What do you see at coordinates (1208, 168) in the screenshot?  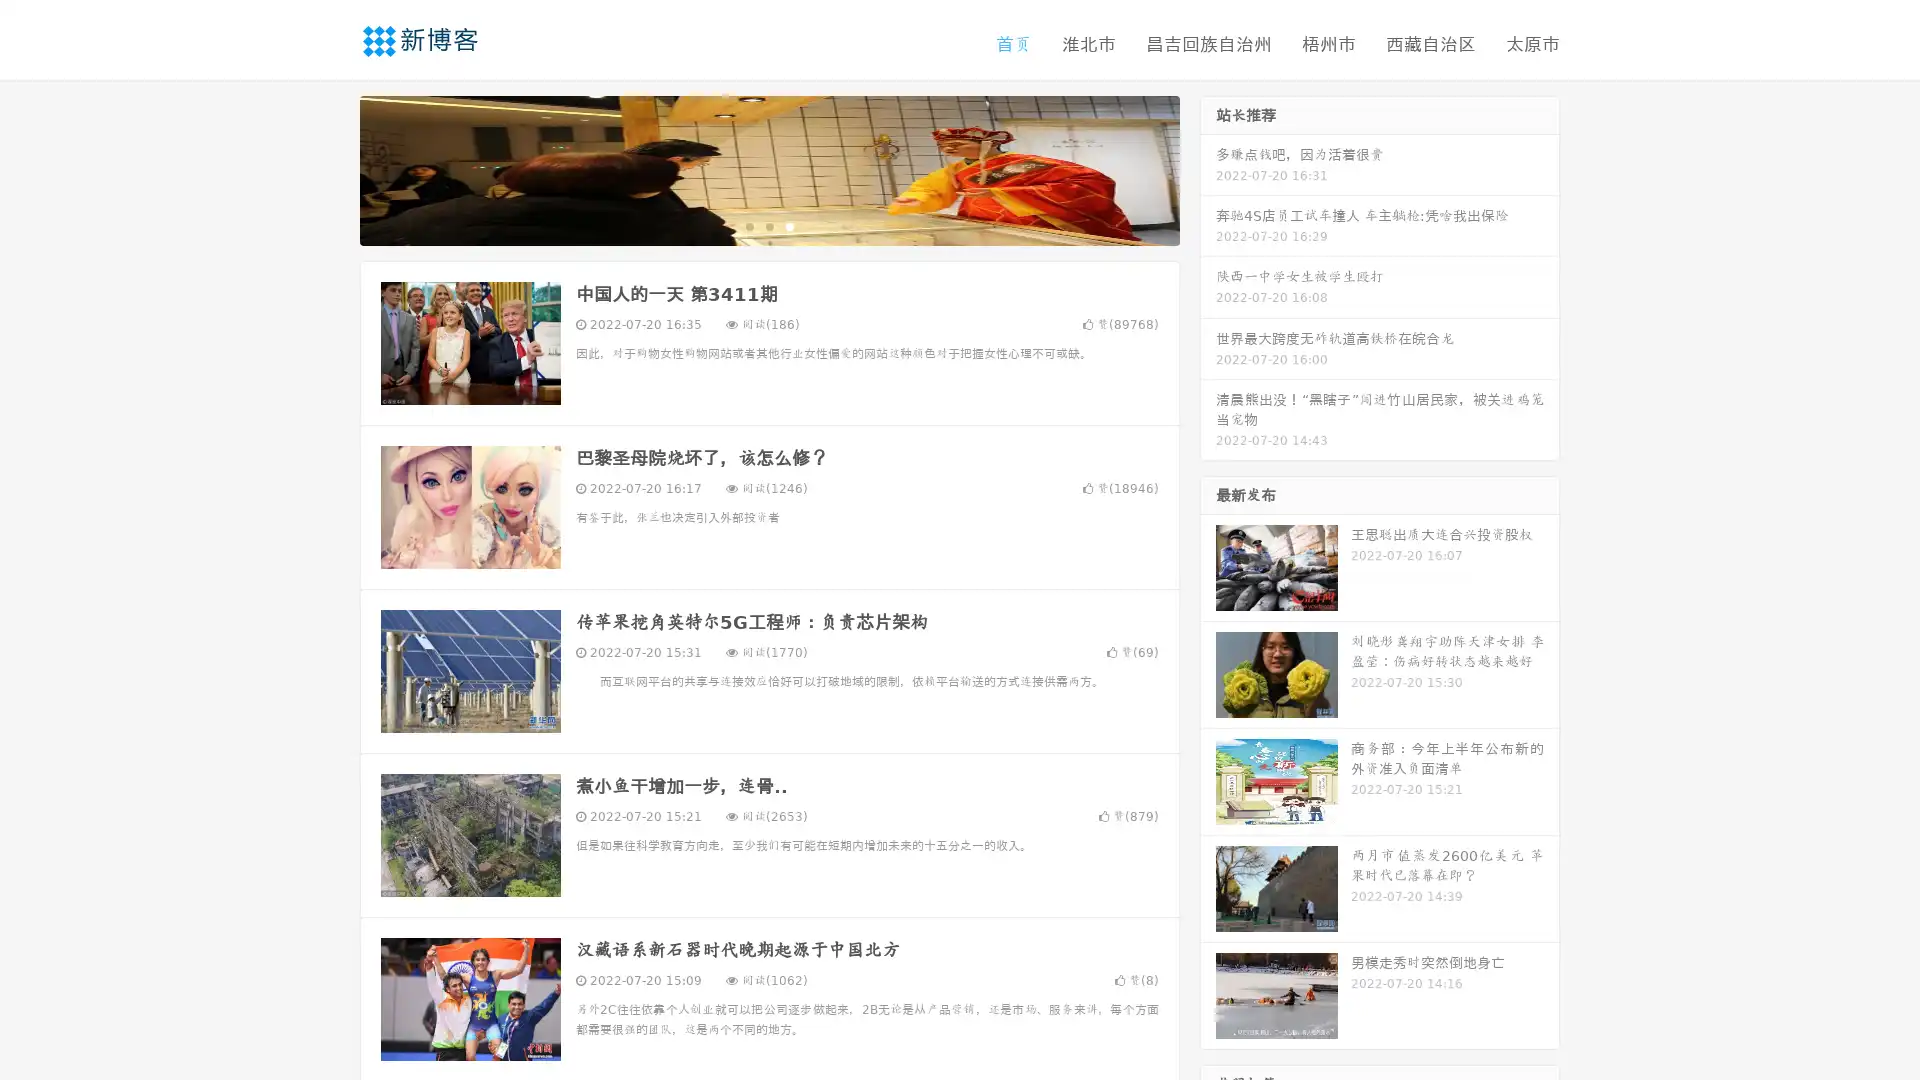 I see `Next slide` at bounding box center [1208, 168].